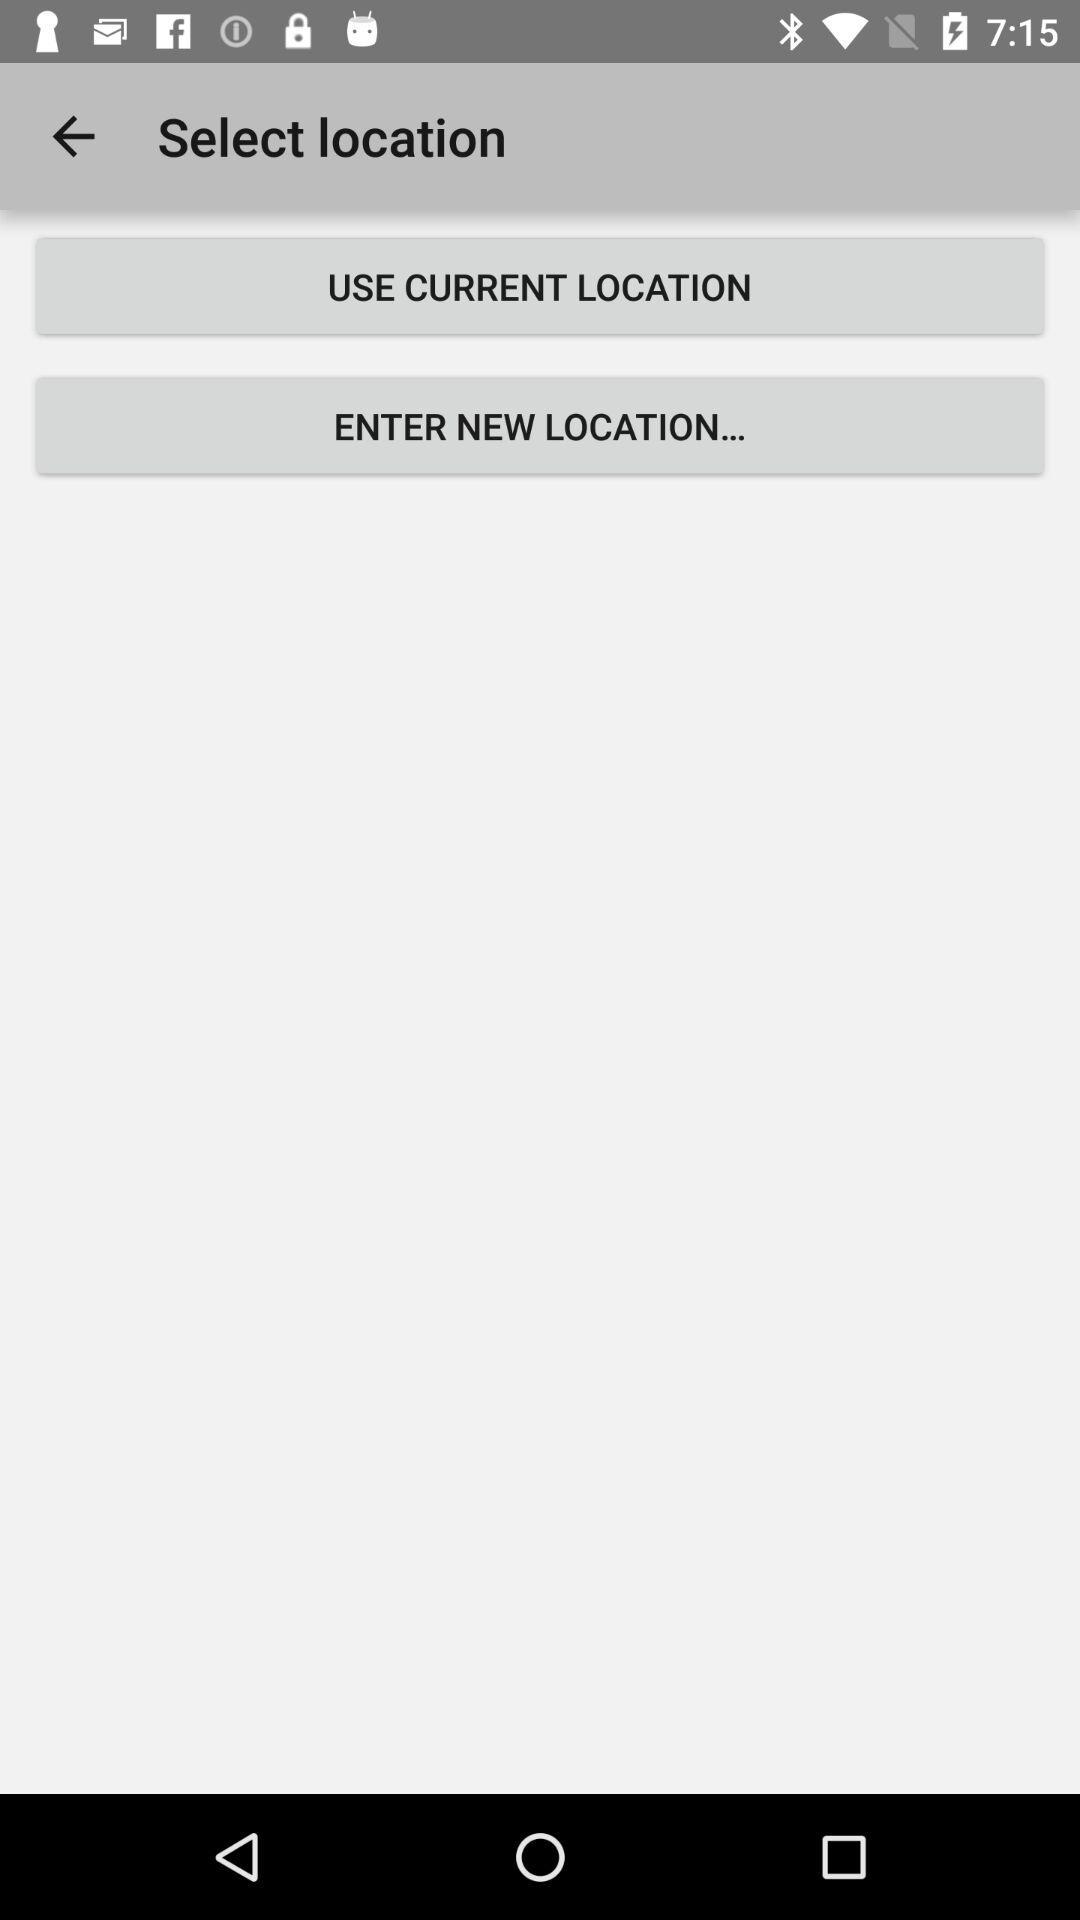 This screenshot has height=1920, width=1080. I want to click on use current location, so click(540, 285).